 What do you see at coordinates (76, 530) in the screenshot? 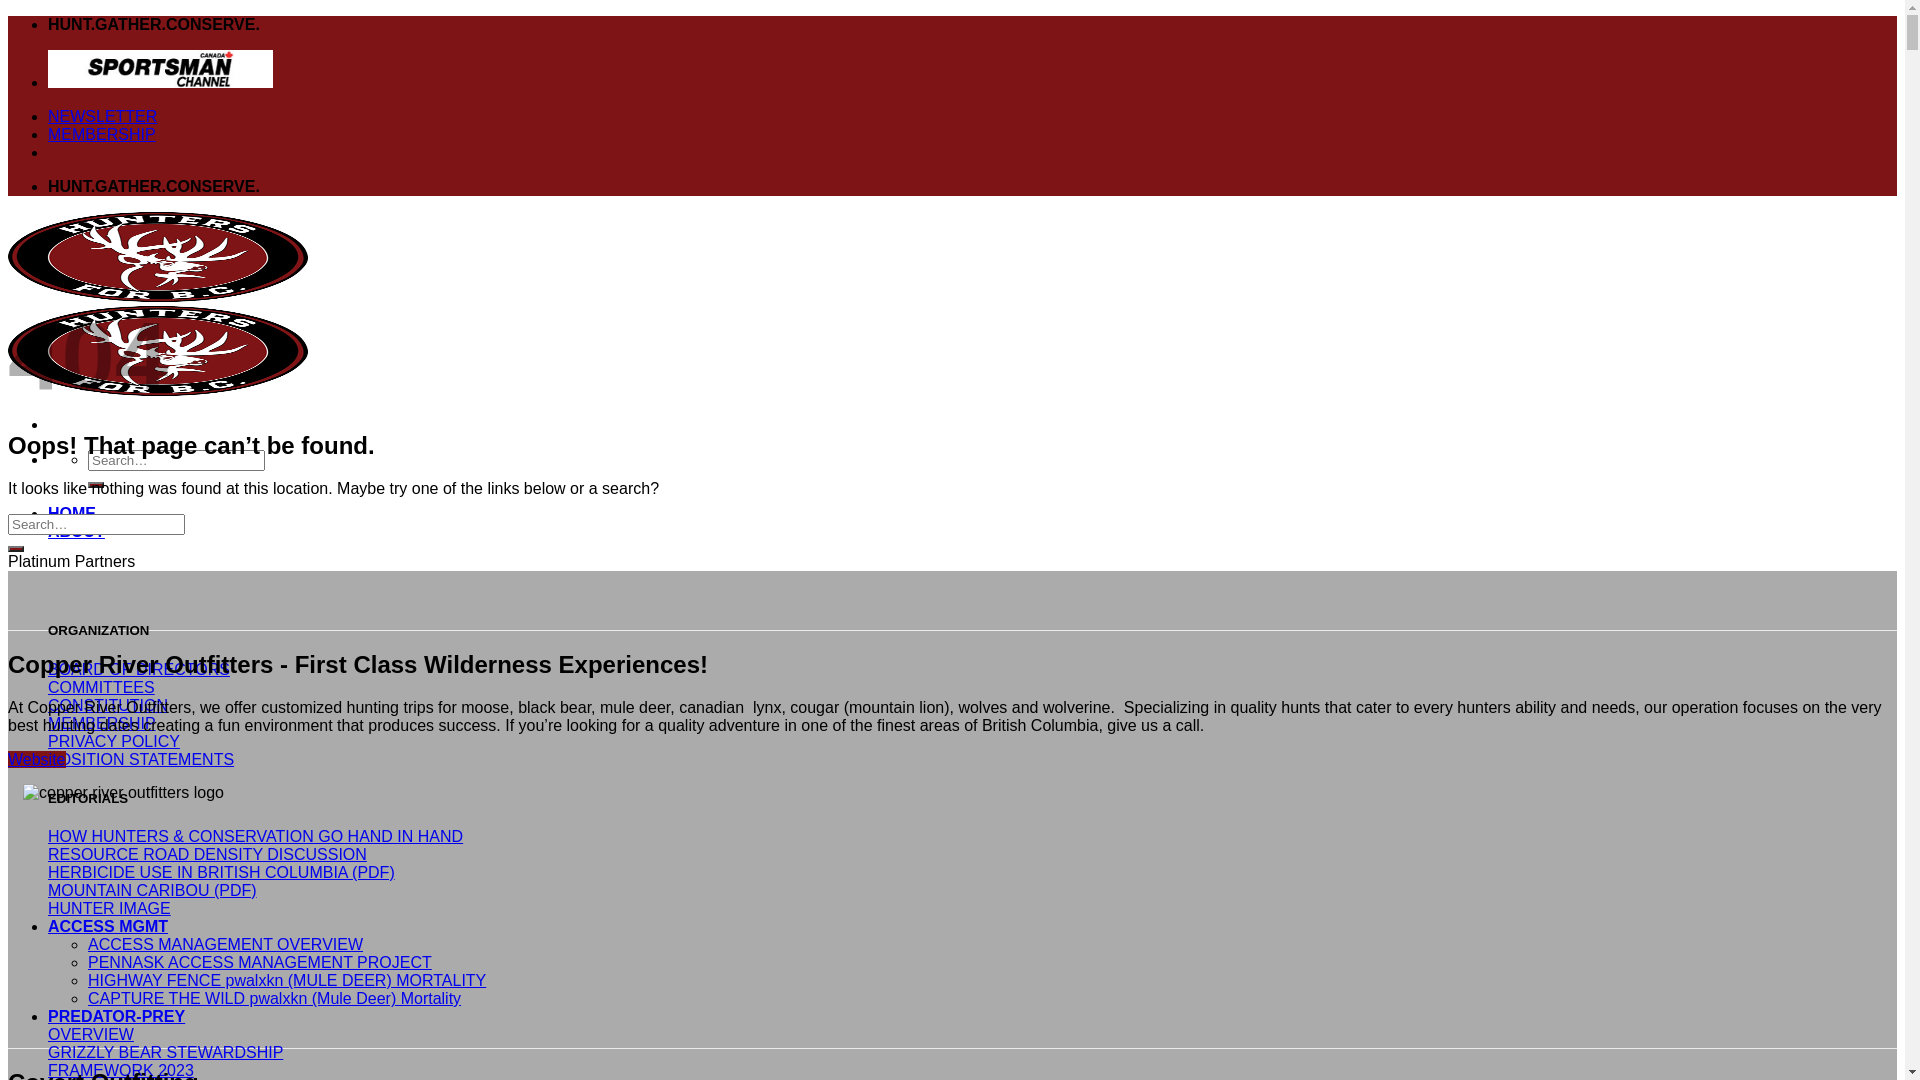
I see `'ABOUT'` at bounding box center [76, 530].